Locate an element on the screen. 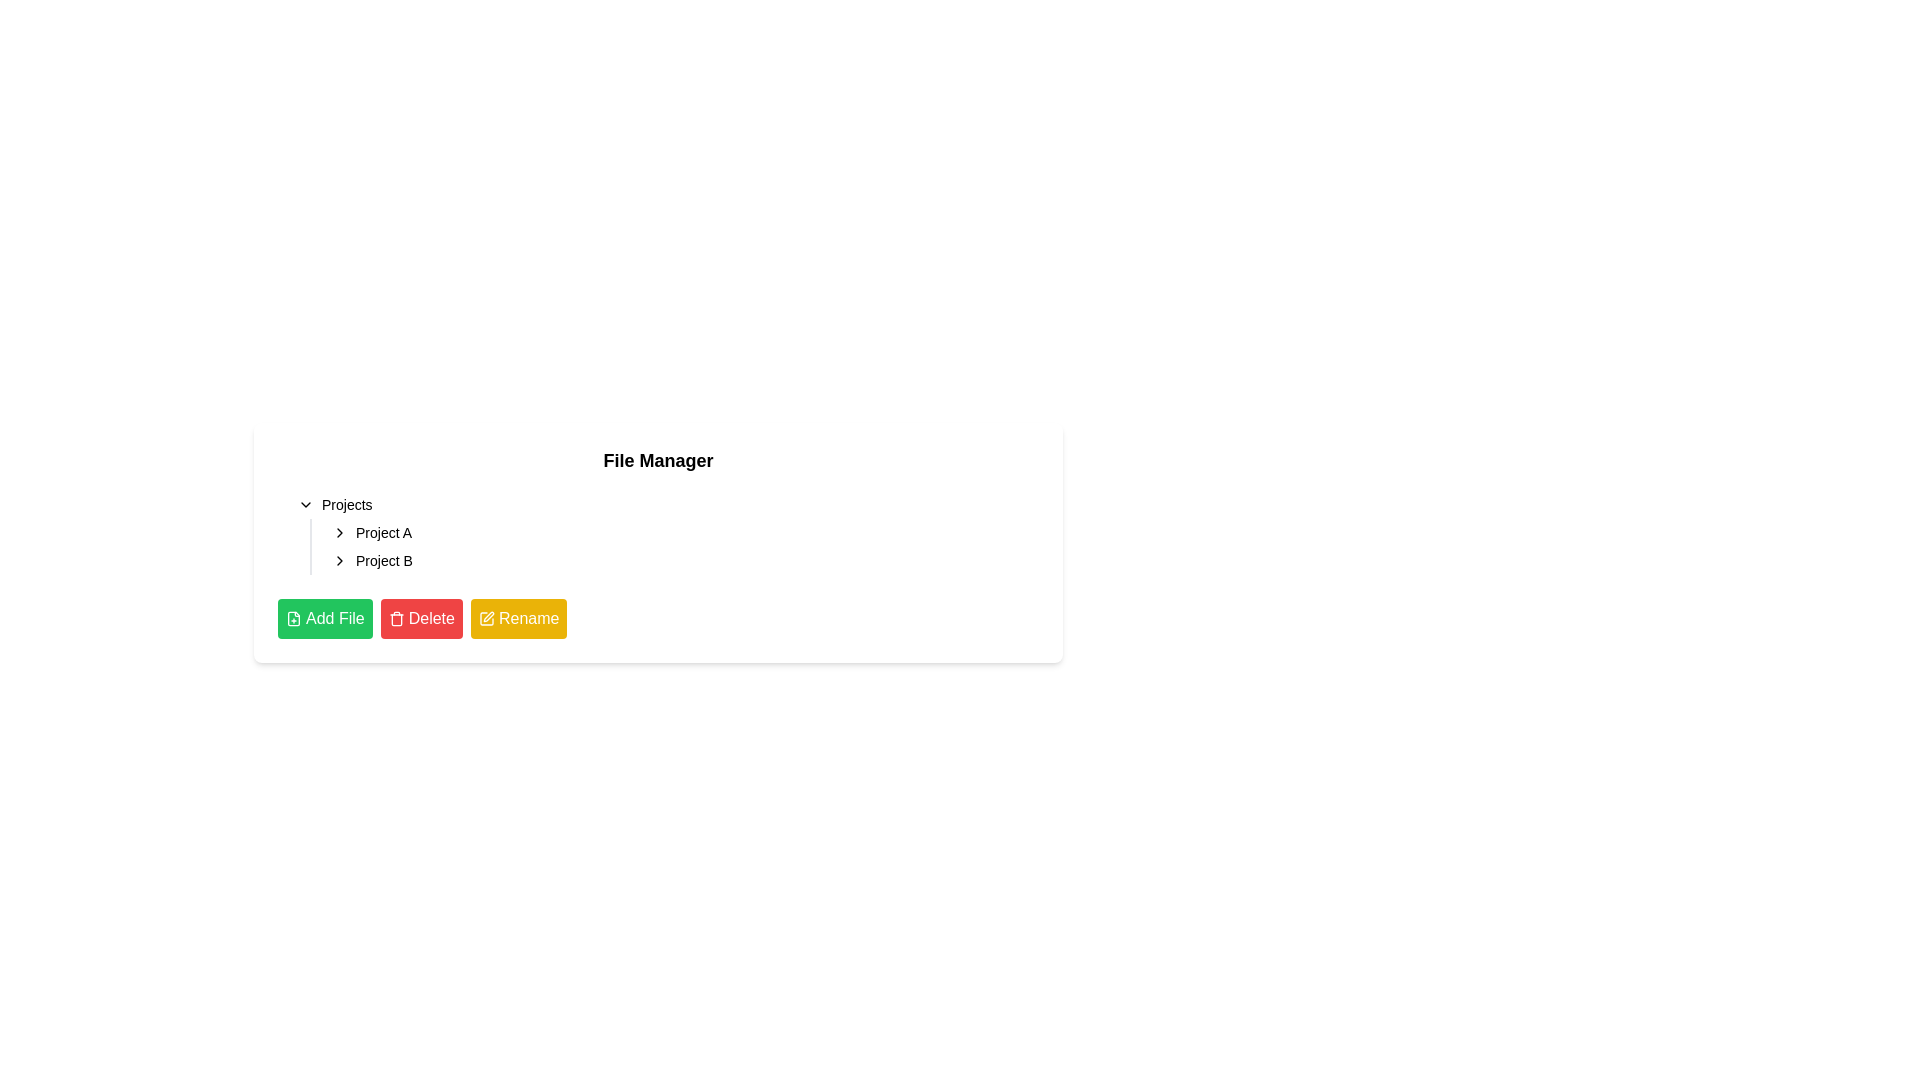 The image size is (1920, 1080). the text label displaying 'Project B' for additional information is located at coordinates (384, 560).